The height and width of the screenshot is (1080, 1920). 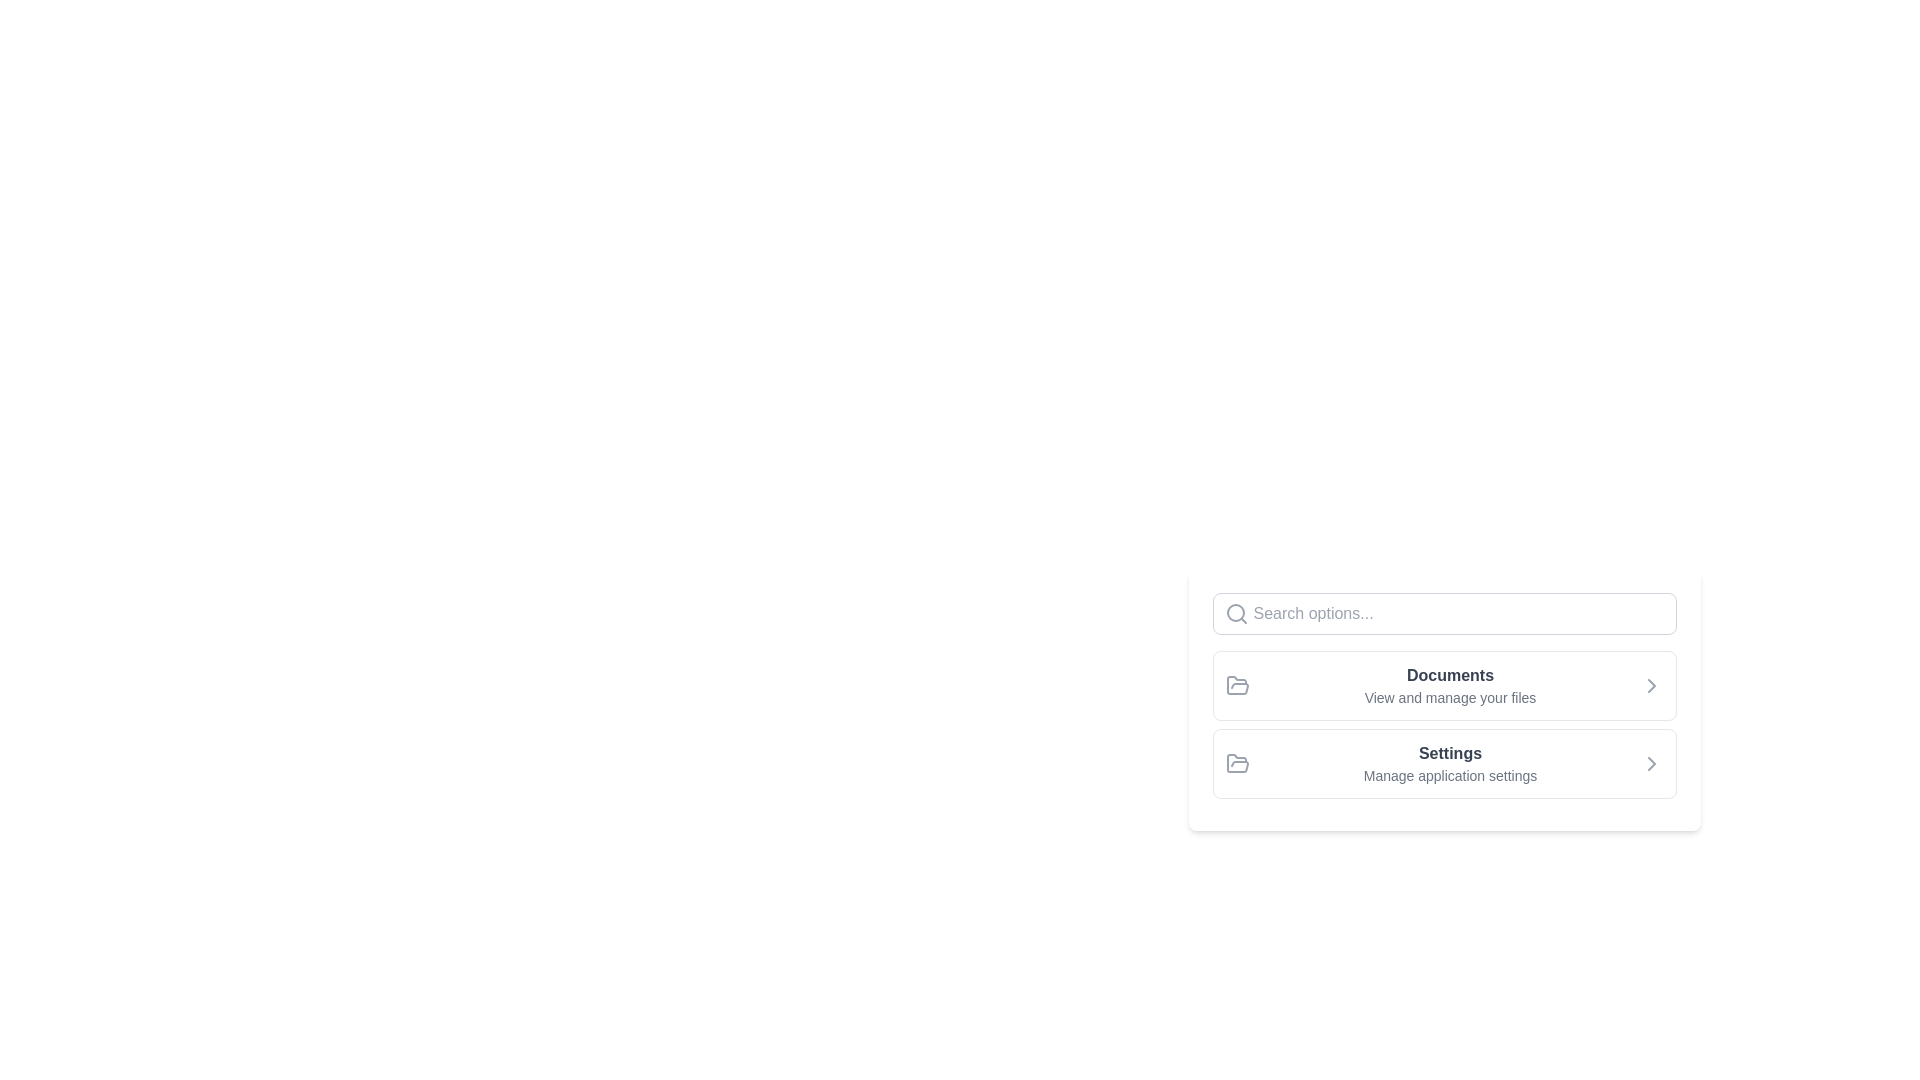 What do you see at coordinates (1450, 697) in the screenshot?
I see `the static text label that provides additional information about the 'Documents' section, located centrally beneath the 'Documents' heading` at bounding box center [1450, 697].